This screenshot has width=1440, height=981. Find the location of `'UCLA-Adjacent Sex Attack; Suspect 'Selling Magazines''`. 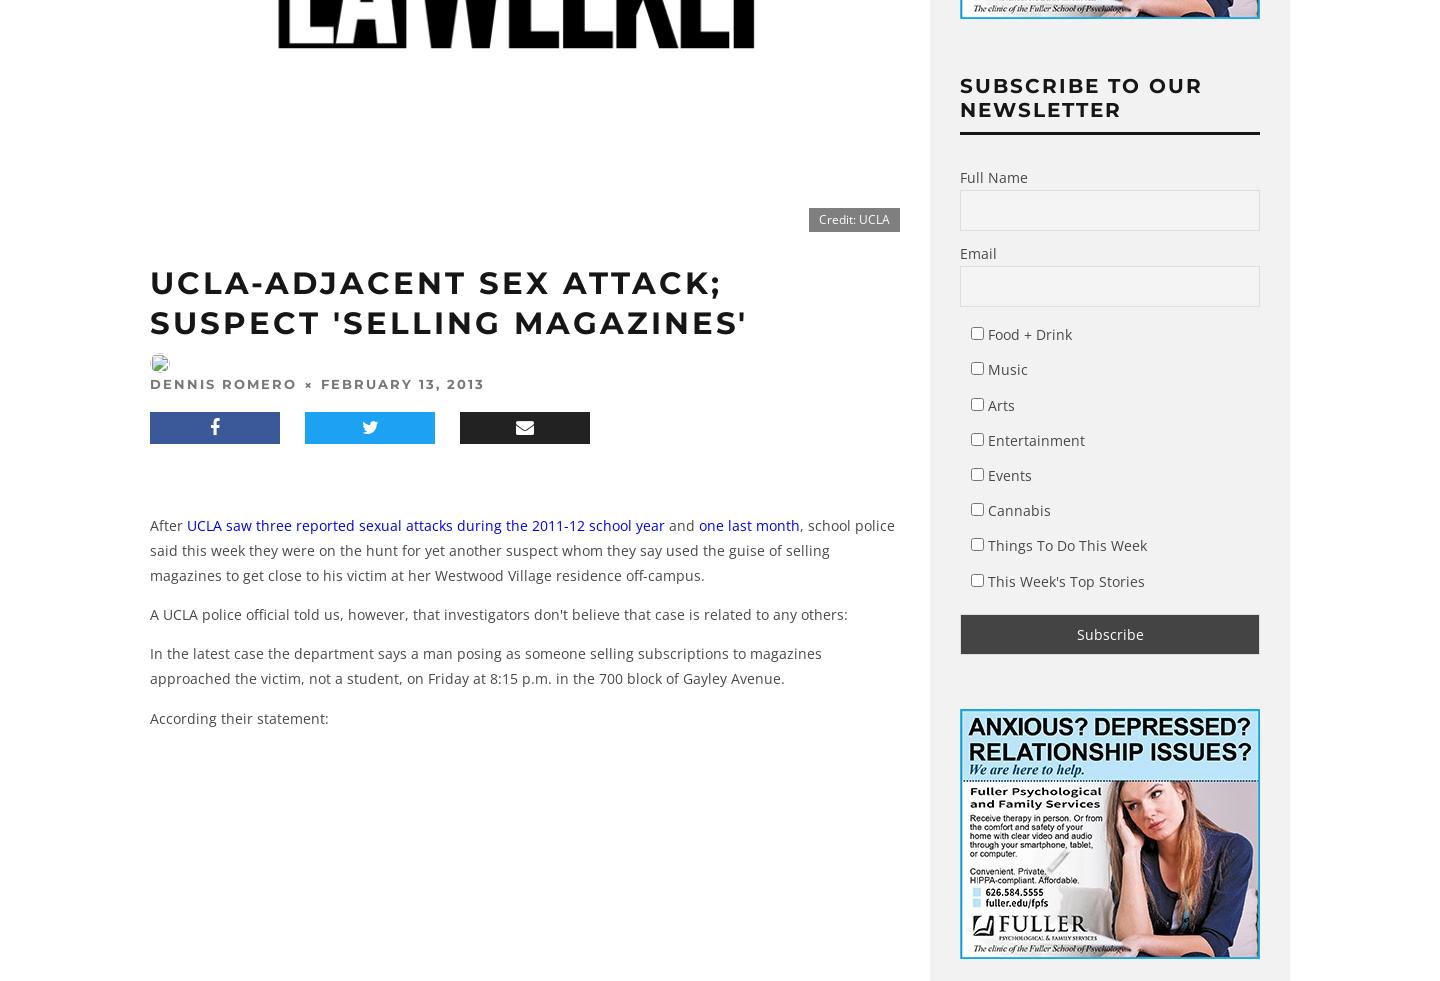

'UCLA-Adjacent Sex Attack; Suspect 'Selling Magazines'' is located at coordinates (448, 302).